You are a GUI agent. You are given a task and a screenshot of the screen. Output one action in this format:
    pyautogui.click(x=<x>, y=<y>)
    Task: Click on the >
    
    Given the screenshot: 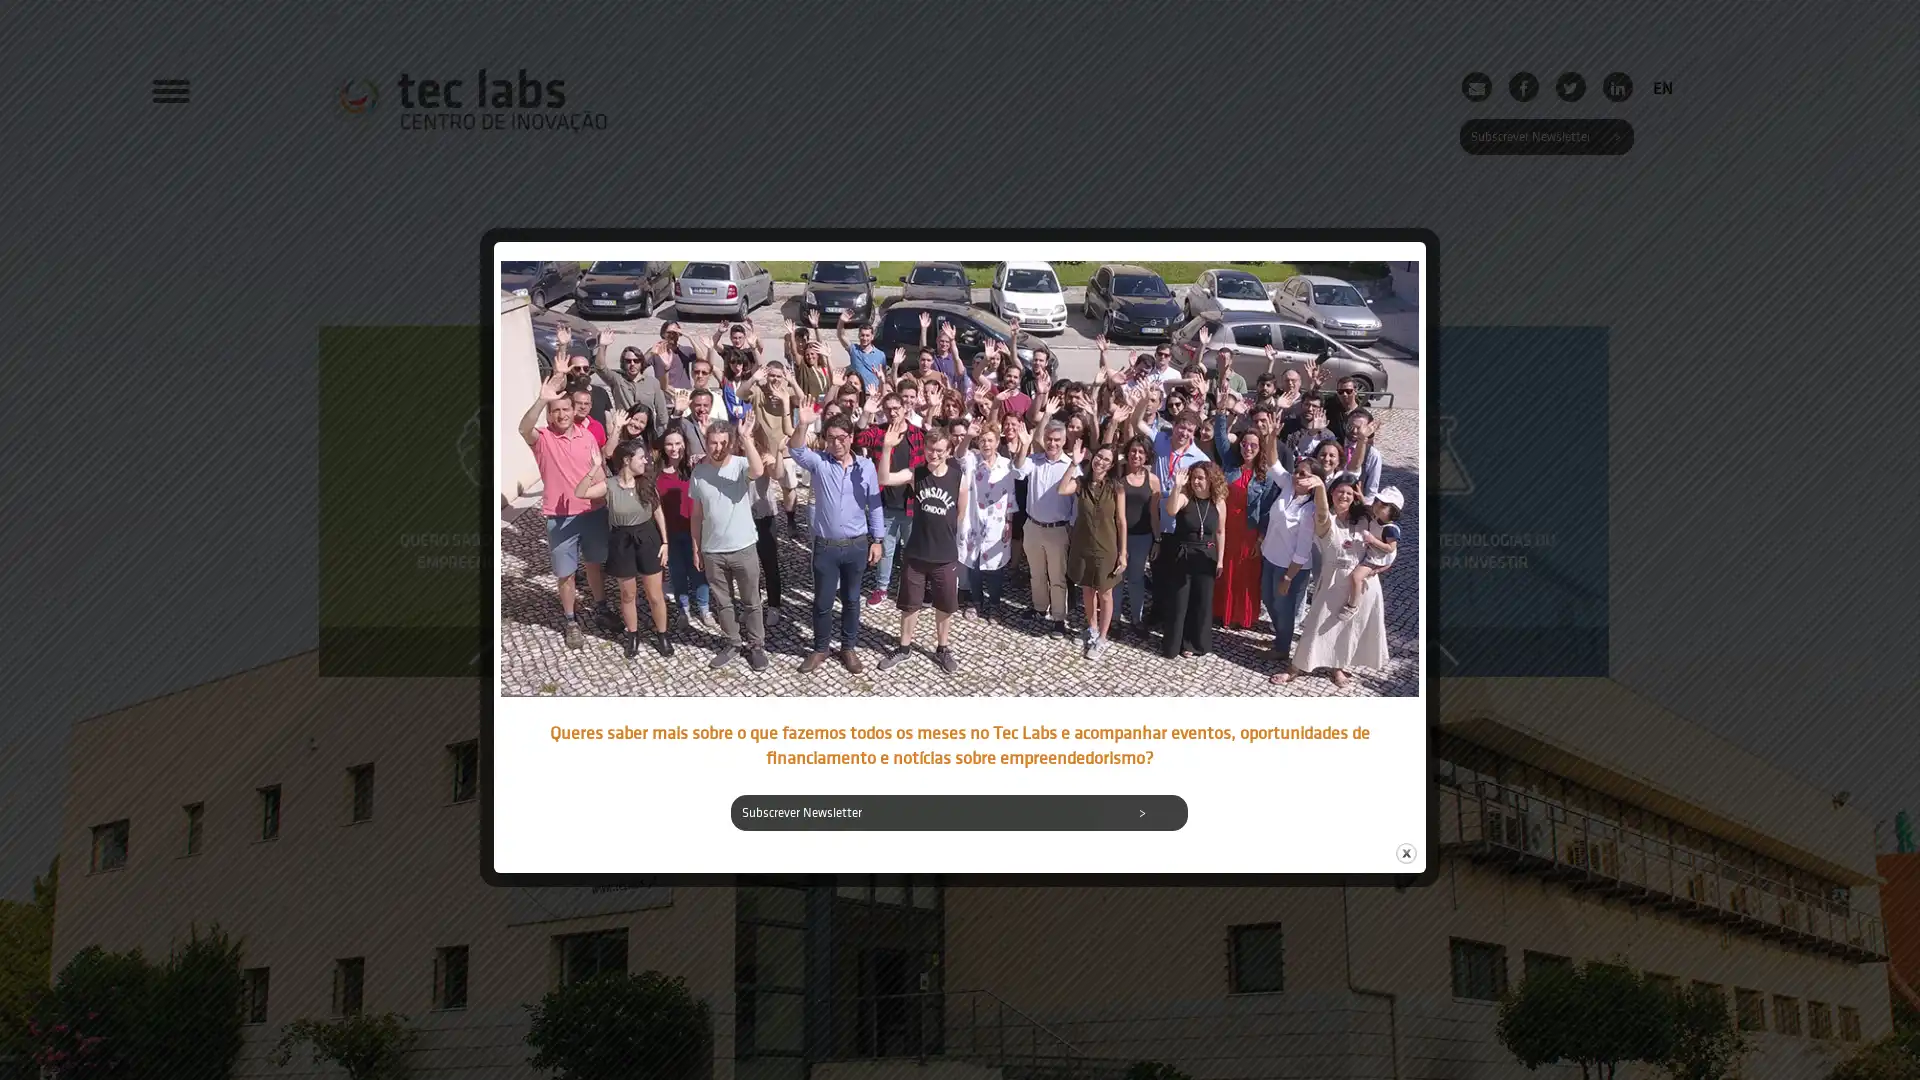 What is the action you would take?
    pyautogui.click(x=1615, y=136)
    